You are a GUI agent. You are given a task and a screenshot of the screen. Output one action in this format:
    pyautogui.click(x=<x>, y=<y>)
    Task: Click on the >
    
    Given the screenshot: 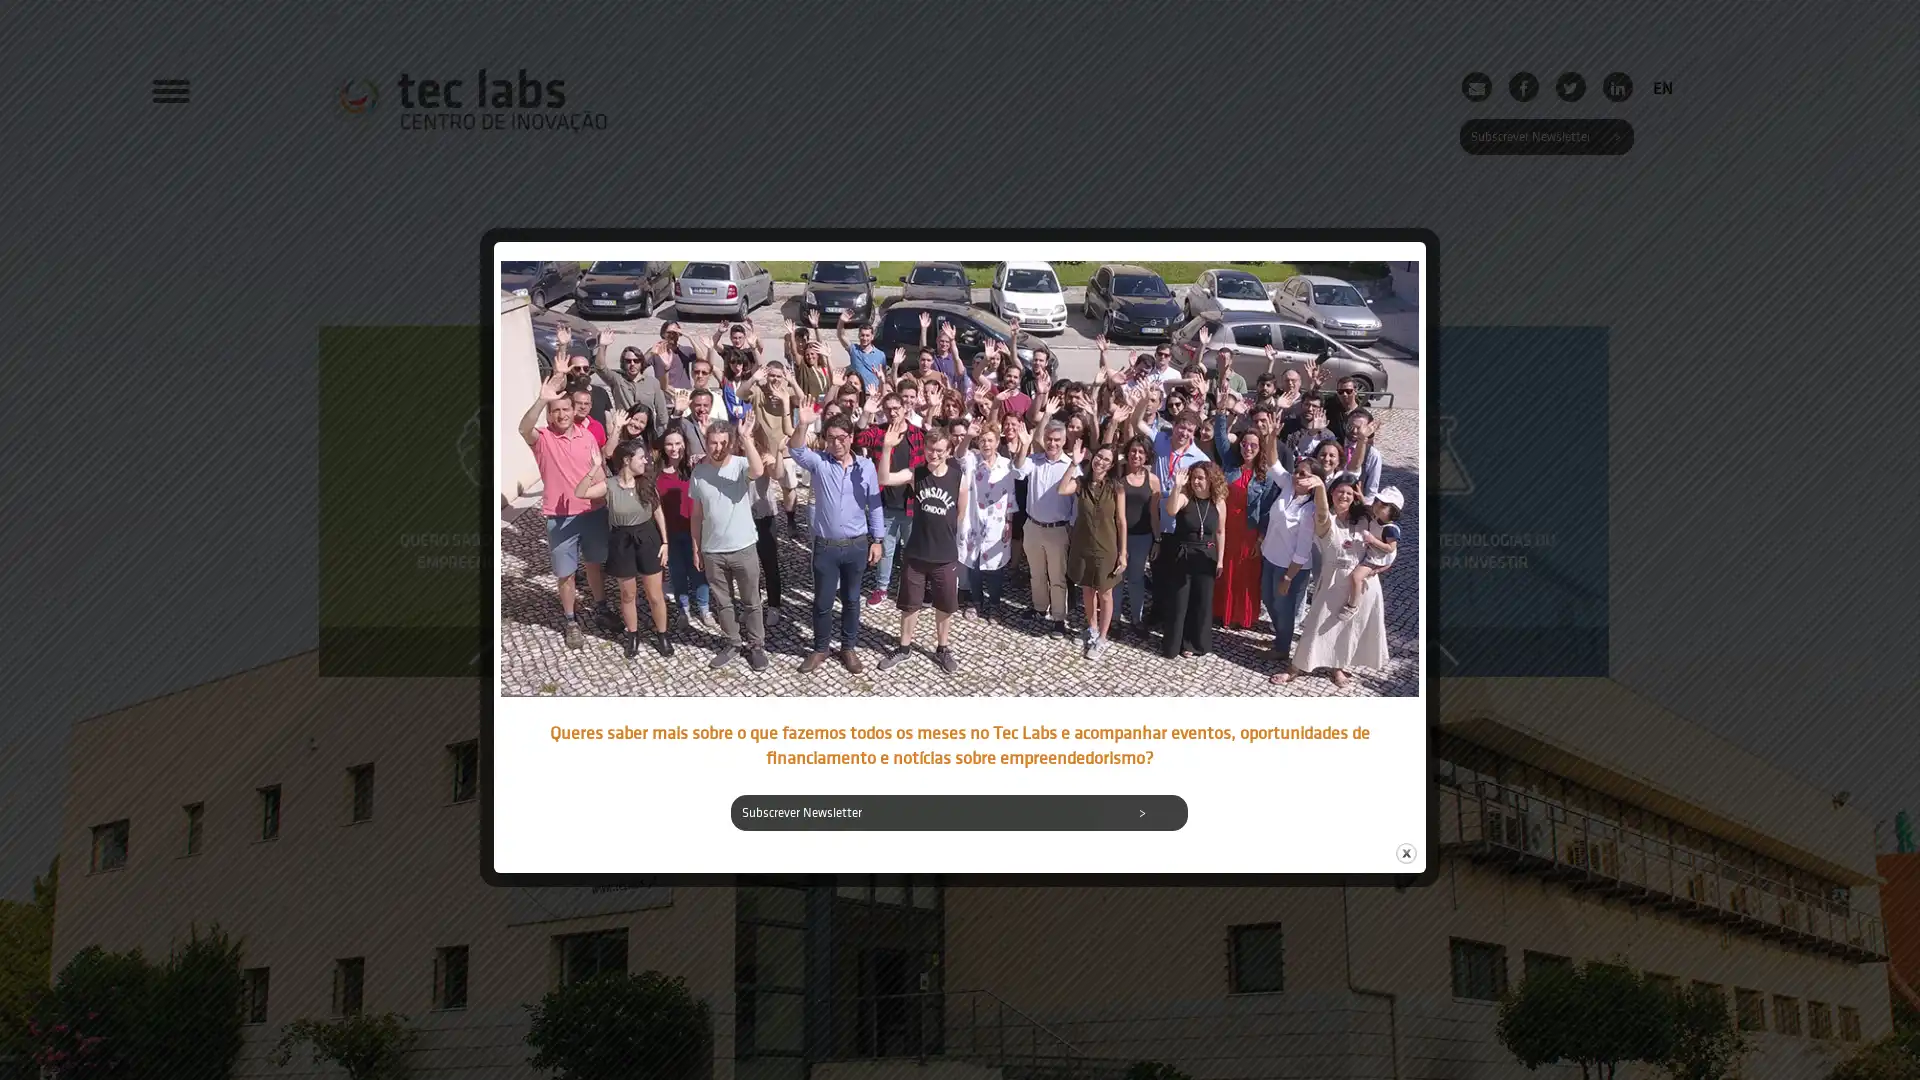 What is the action you would take?
    pyautogui.click(x=1615, y=136)
    